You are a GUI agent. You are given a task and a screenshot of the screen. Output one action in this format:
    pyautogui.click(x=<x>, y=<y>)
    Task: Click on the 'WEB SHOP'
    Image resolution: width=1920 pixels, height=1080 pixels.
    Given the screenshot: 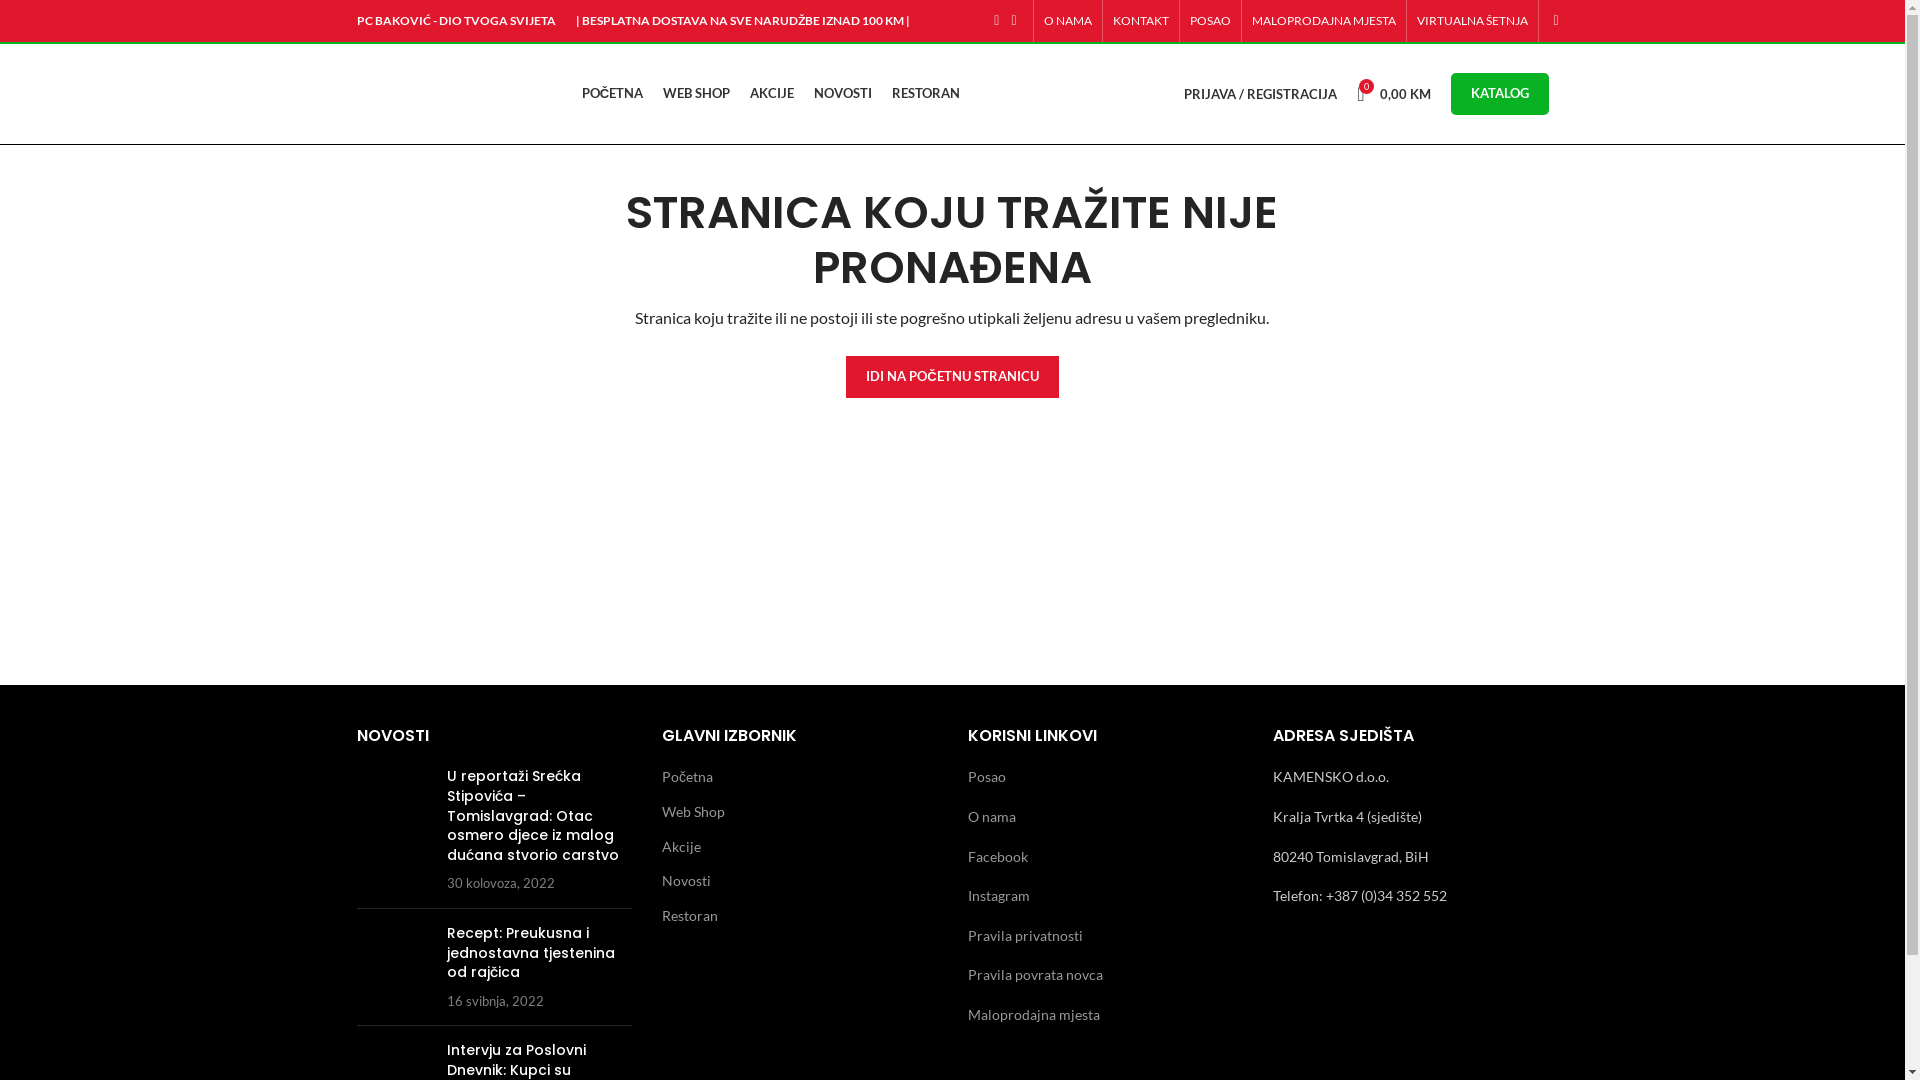 What is the action you would take?
    pyautogui.click(x=696, y=93)
    